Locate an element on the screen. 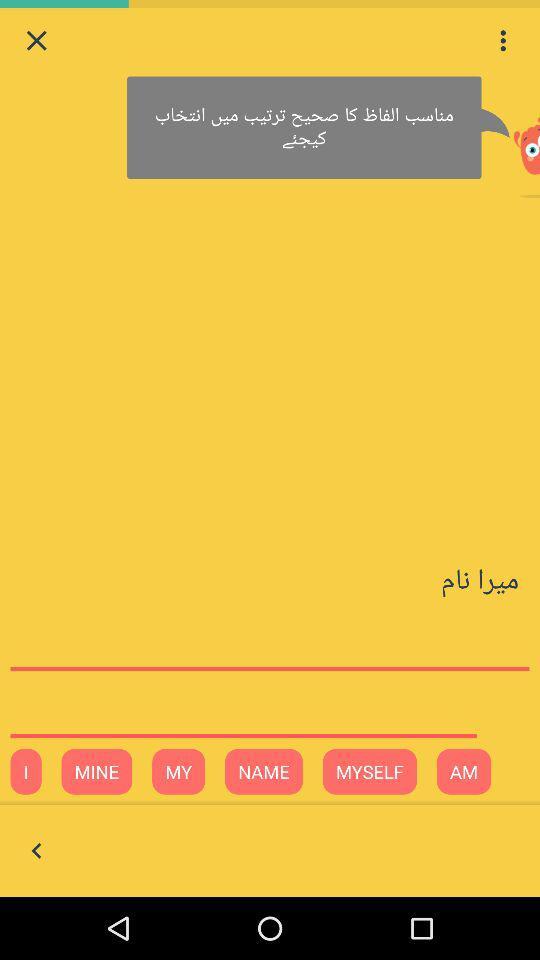  the more icon is located at coordinates (502, 42).